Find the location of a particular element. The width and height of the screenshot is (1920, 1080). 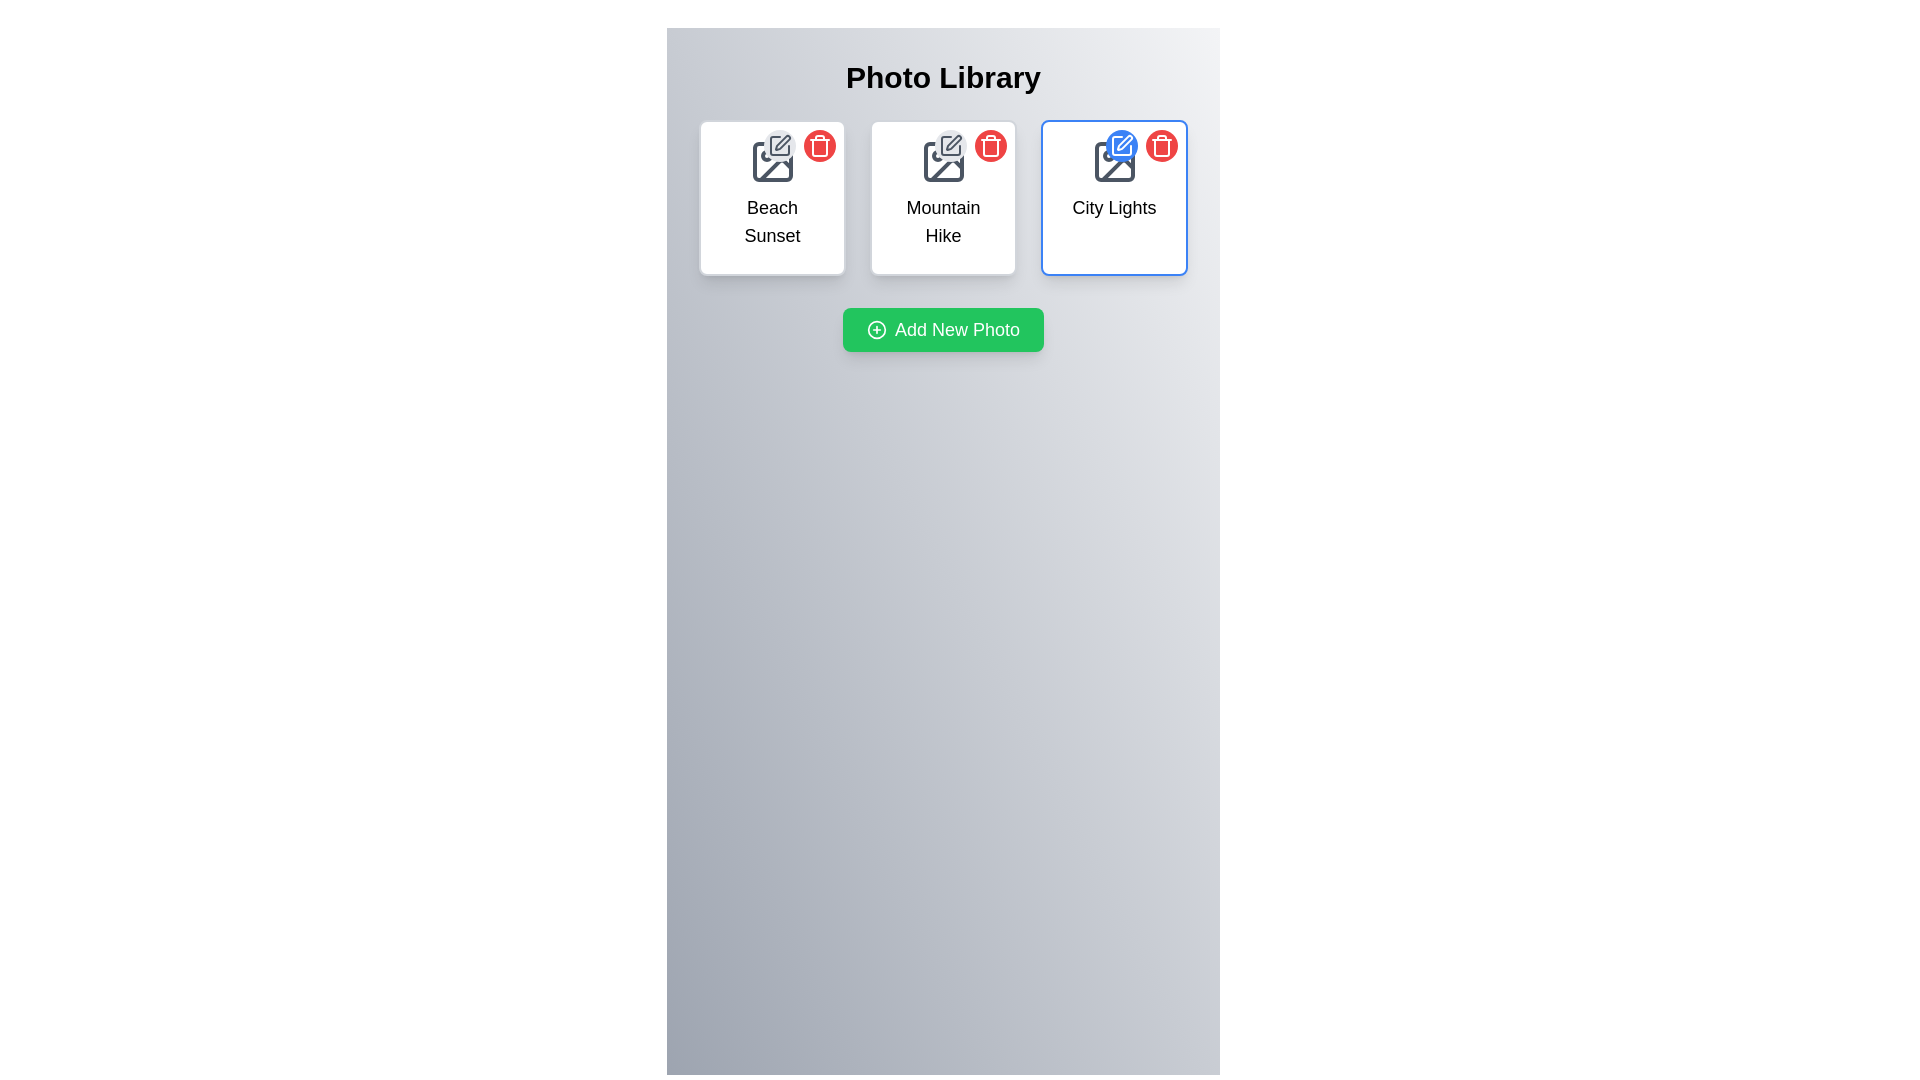

the circular icon with a plus sign inside the green button labeled 'Add New Photo' is located at coordinates (876, 329).